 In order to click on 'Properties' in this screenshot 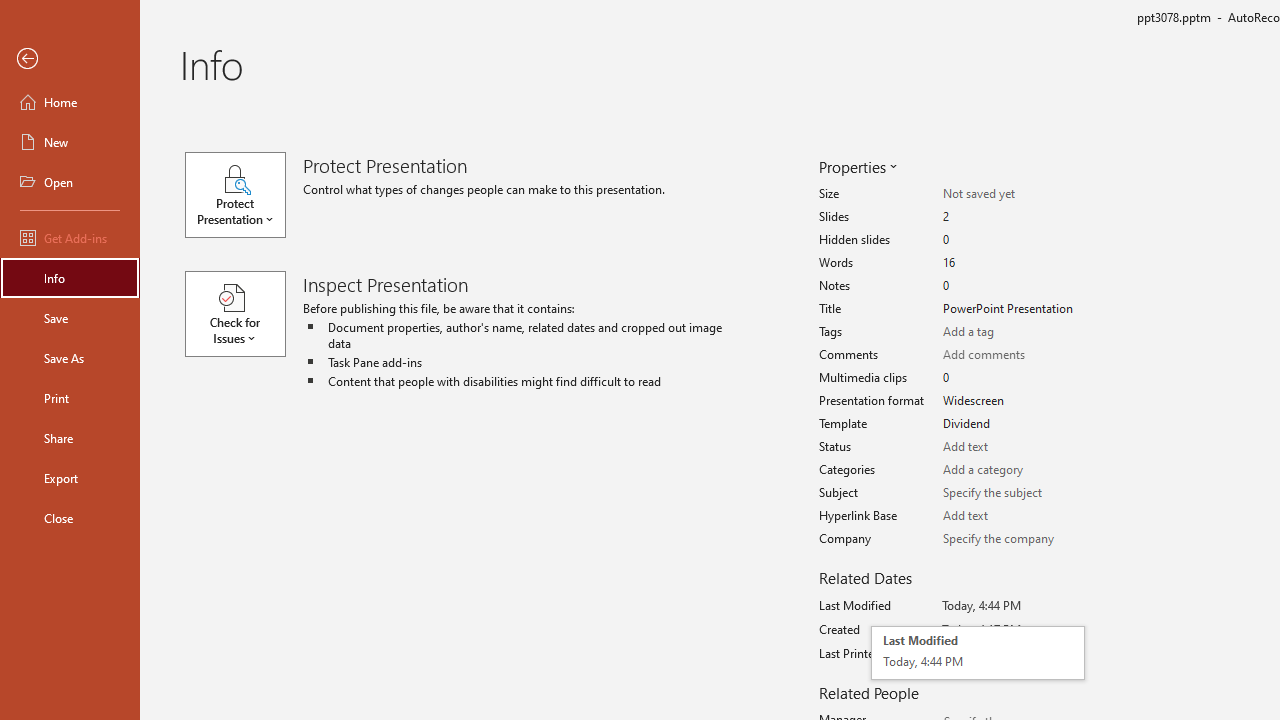, I will do `click(856, 166)`.